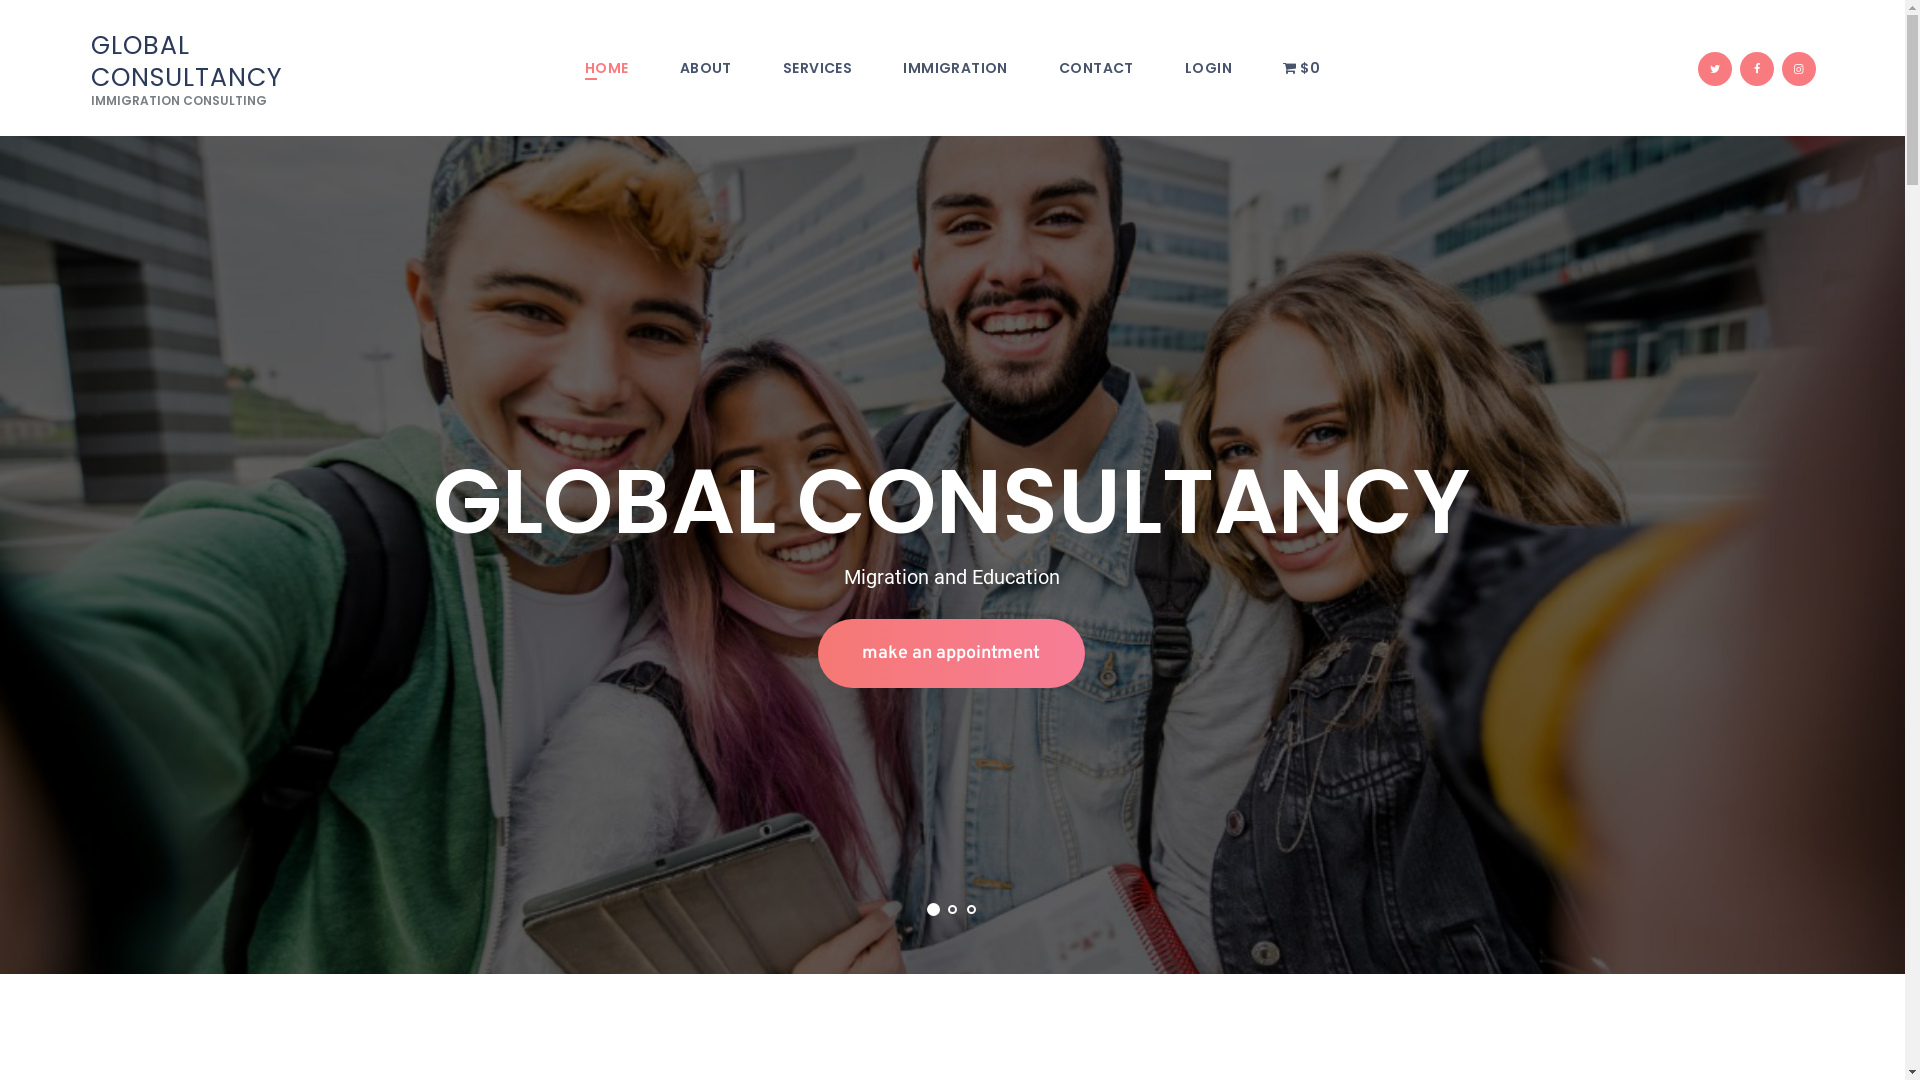  Describe the element at coordinates (558, 68) in the screenshot. I see `'HOME'` at that location.